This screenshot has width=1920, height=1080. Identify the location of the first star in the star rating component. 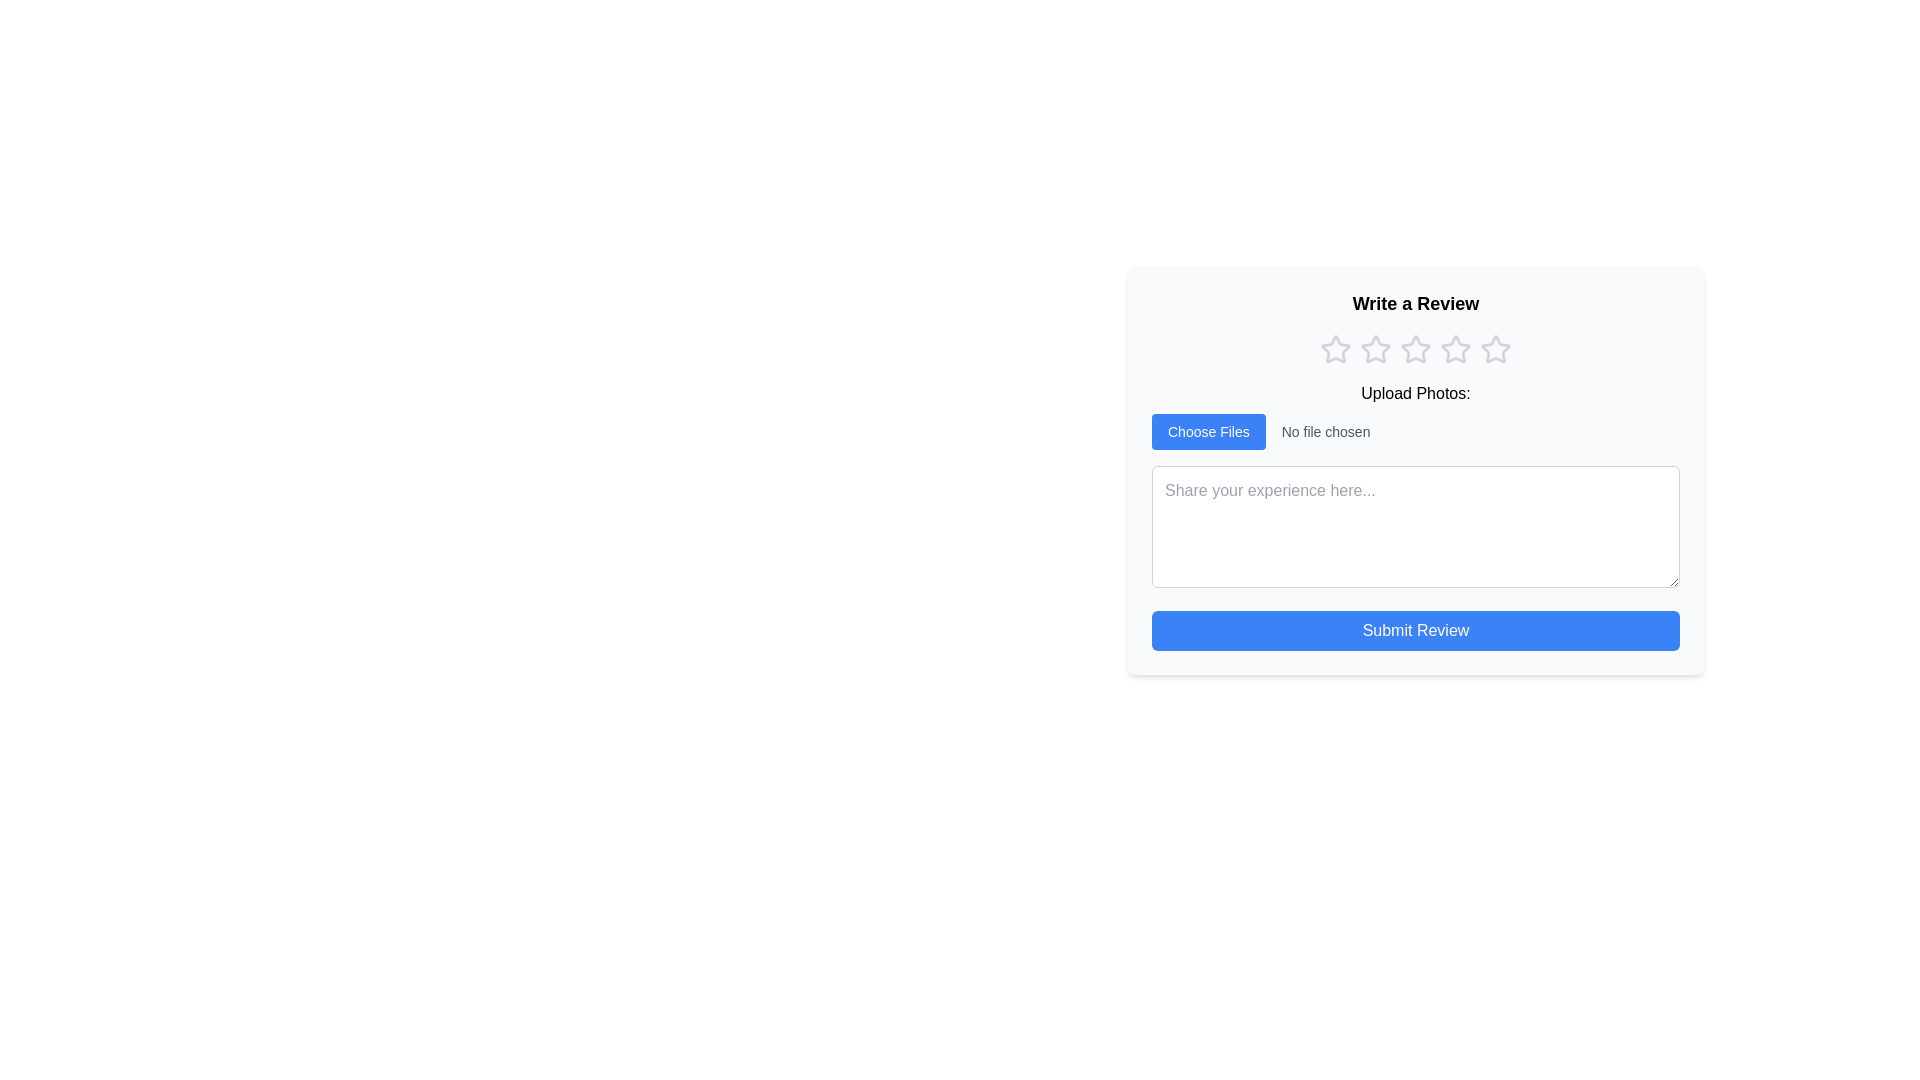
(1335, 349).